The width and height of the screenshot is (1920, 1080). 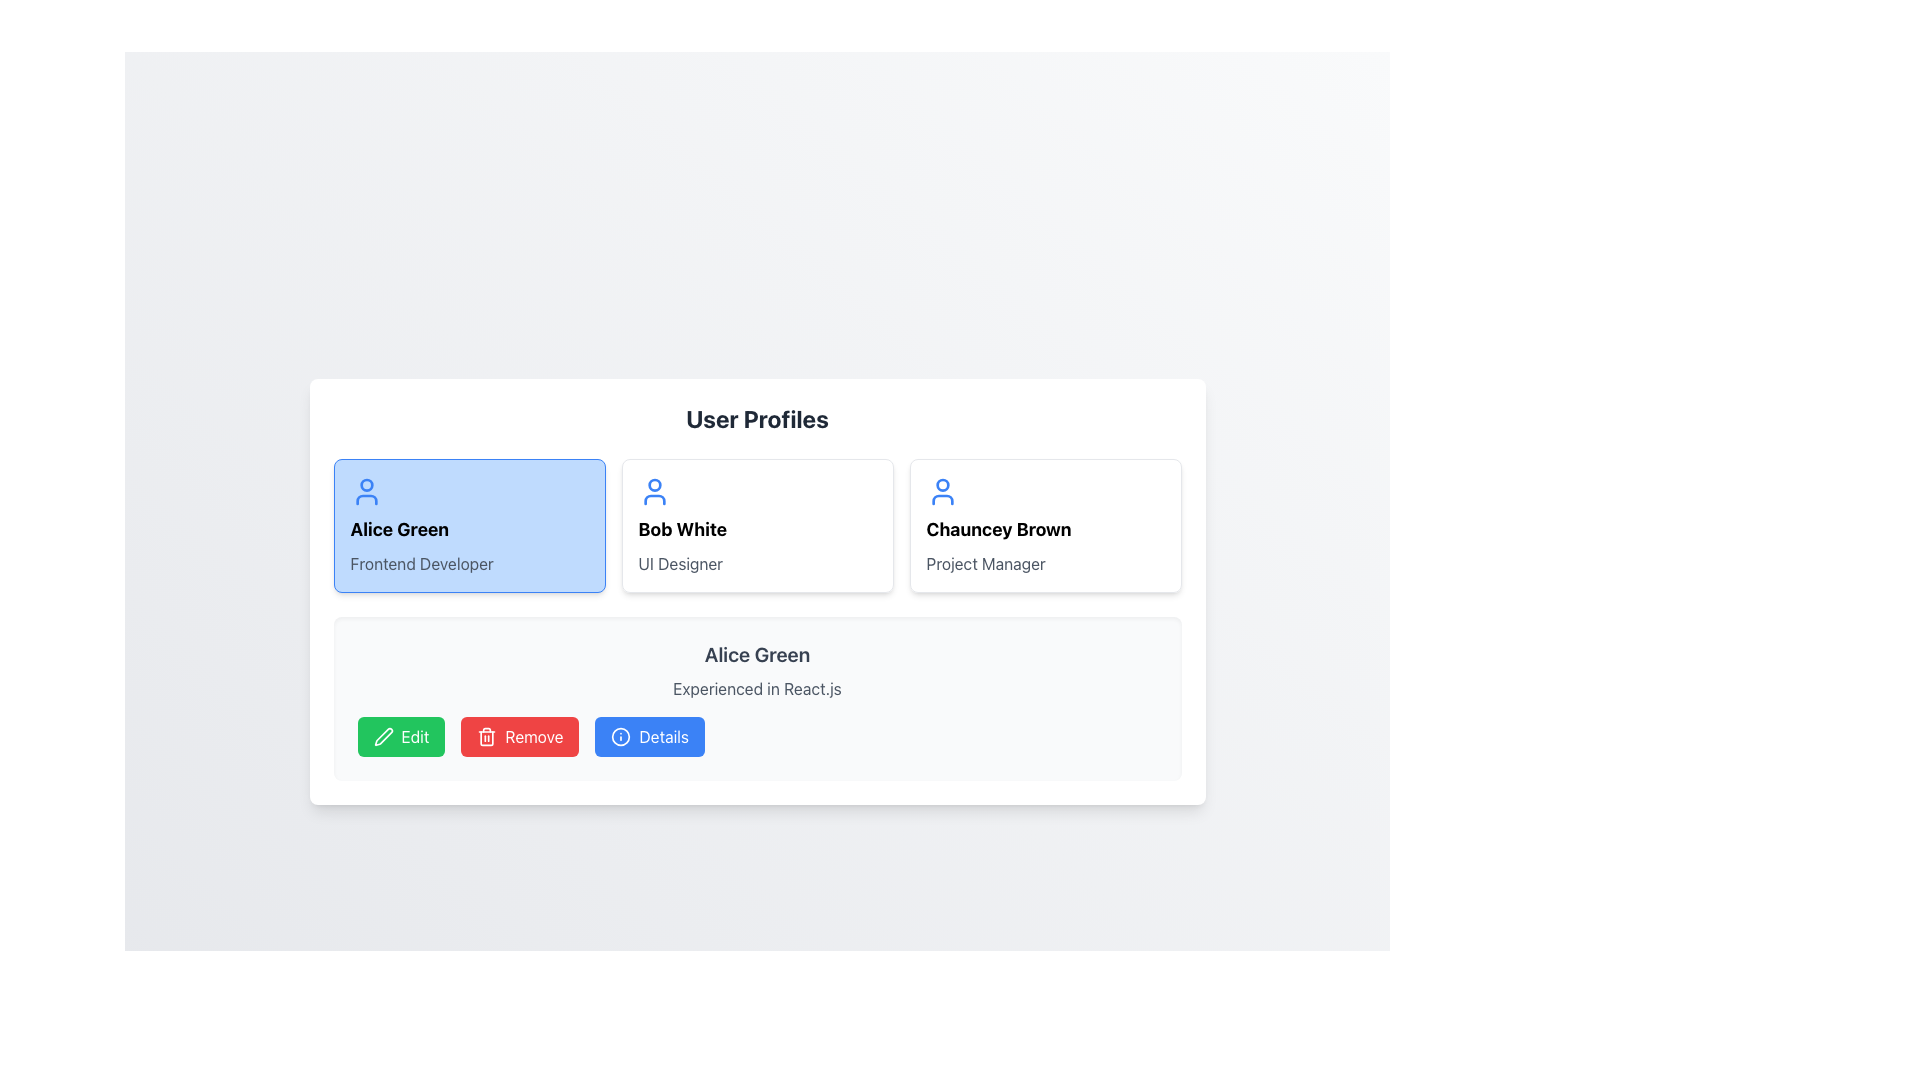 I want to click on the SVG icon representing the user profile of Alice Green, which is located in the upper-left corner of her profile card, so click(x=366, y=492).